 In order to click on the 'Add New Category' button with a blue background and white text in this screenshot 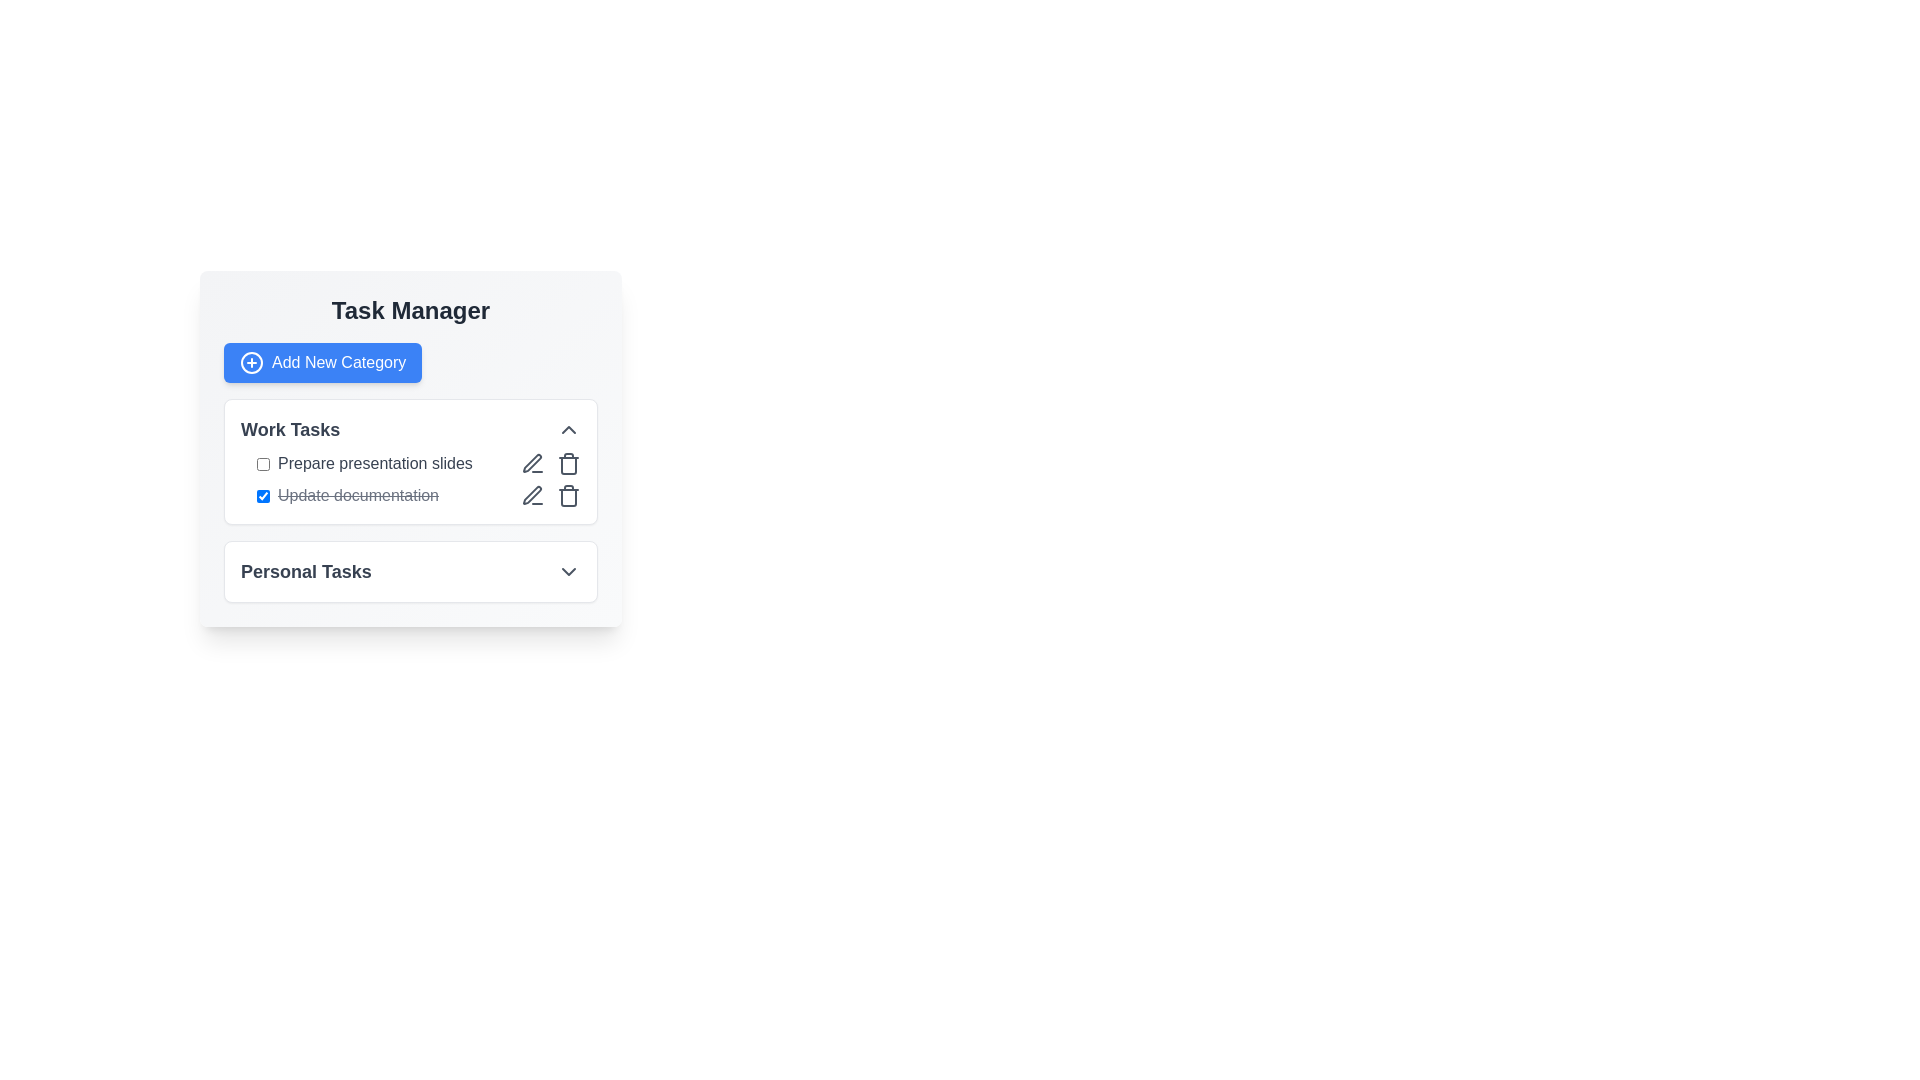, I will do `click(323, 362)`.